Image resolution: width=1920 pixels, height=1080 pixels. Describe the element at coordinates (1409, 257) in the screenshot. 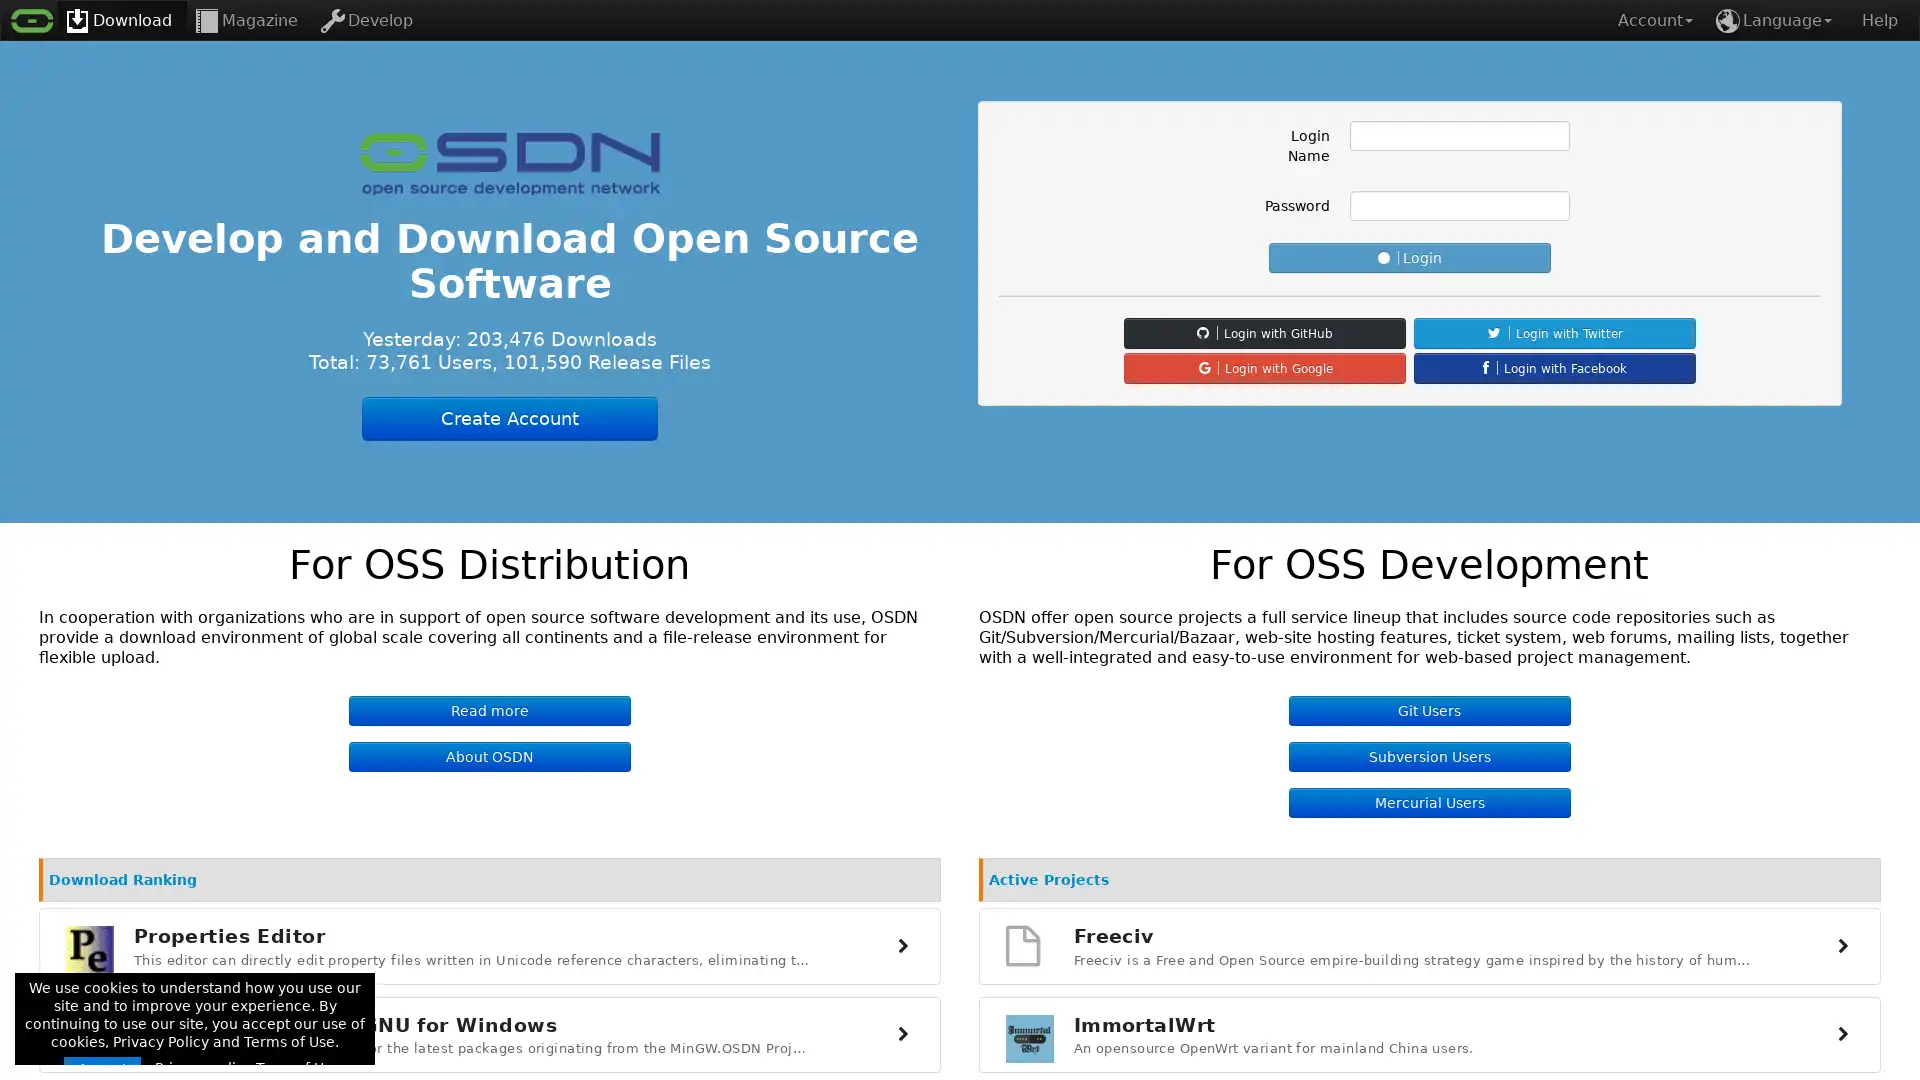

I see `Login` at that location.